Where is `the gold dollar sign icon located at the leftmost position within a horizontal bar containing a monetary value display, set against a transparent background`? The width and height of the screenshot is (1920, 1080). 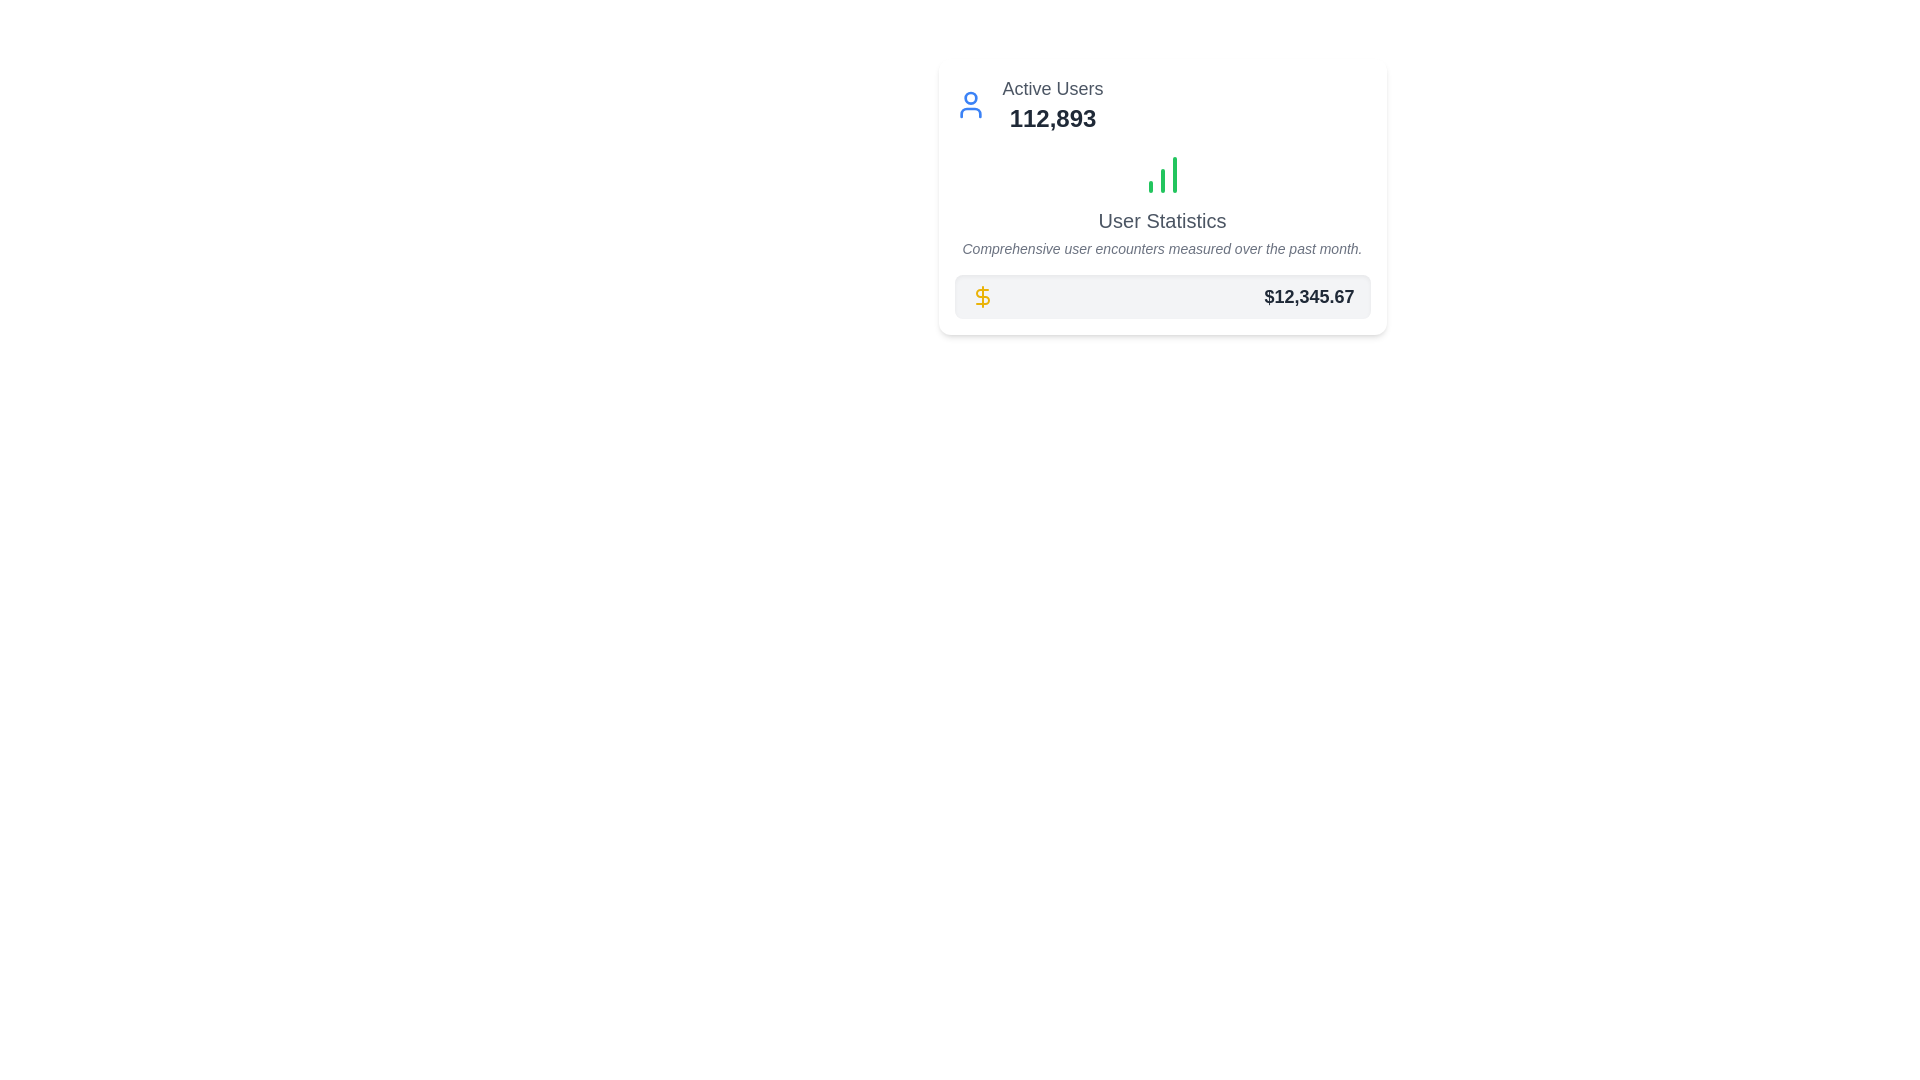
the gold dollar sign icon located at the leftmost position within a horizontal bar containing a monetary value display, set against a transparent background is located at coordinates (982, 297).